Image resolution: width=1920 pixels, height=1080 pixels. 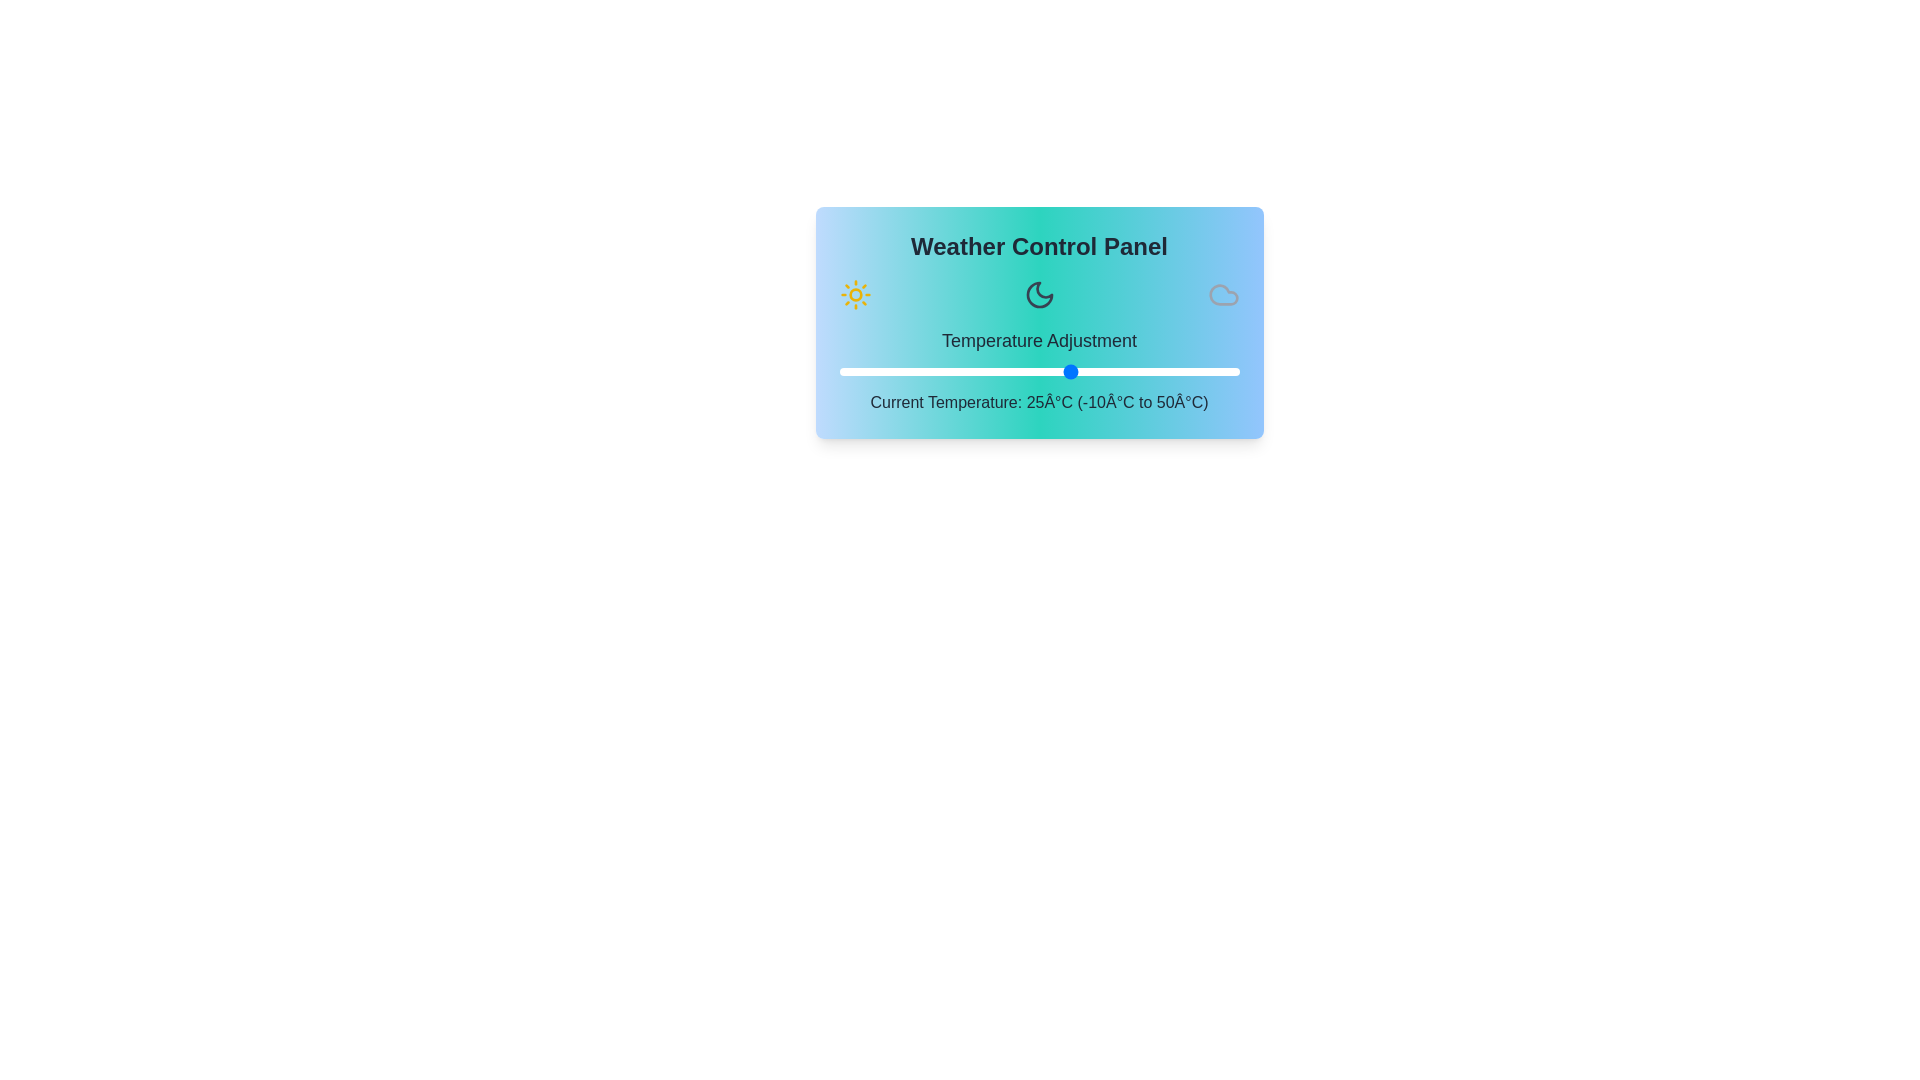 I want to click on the temperature to 40°C using the slider, so click(x=1172, y=371).